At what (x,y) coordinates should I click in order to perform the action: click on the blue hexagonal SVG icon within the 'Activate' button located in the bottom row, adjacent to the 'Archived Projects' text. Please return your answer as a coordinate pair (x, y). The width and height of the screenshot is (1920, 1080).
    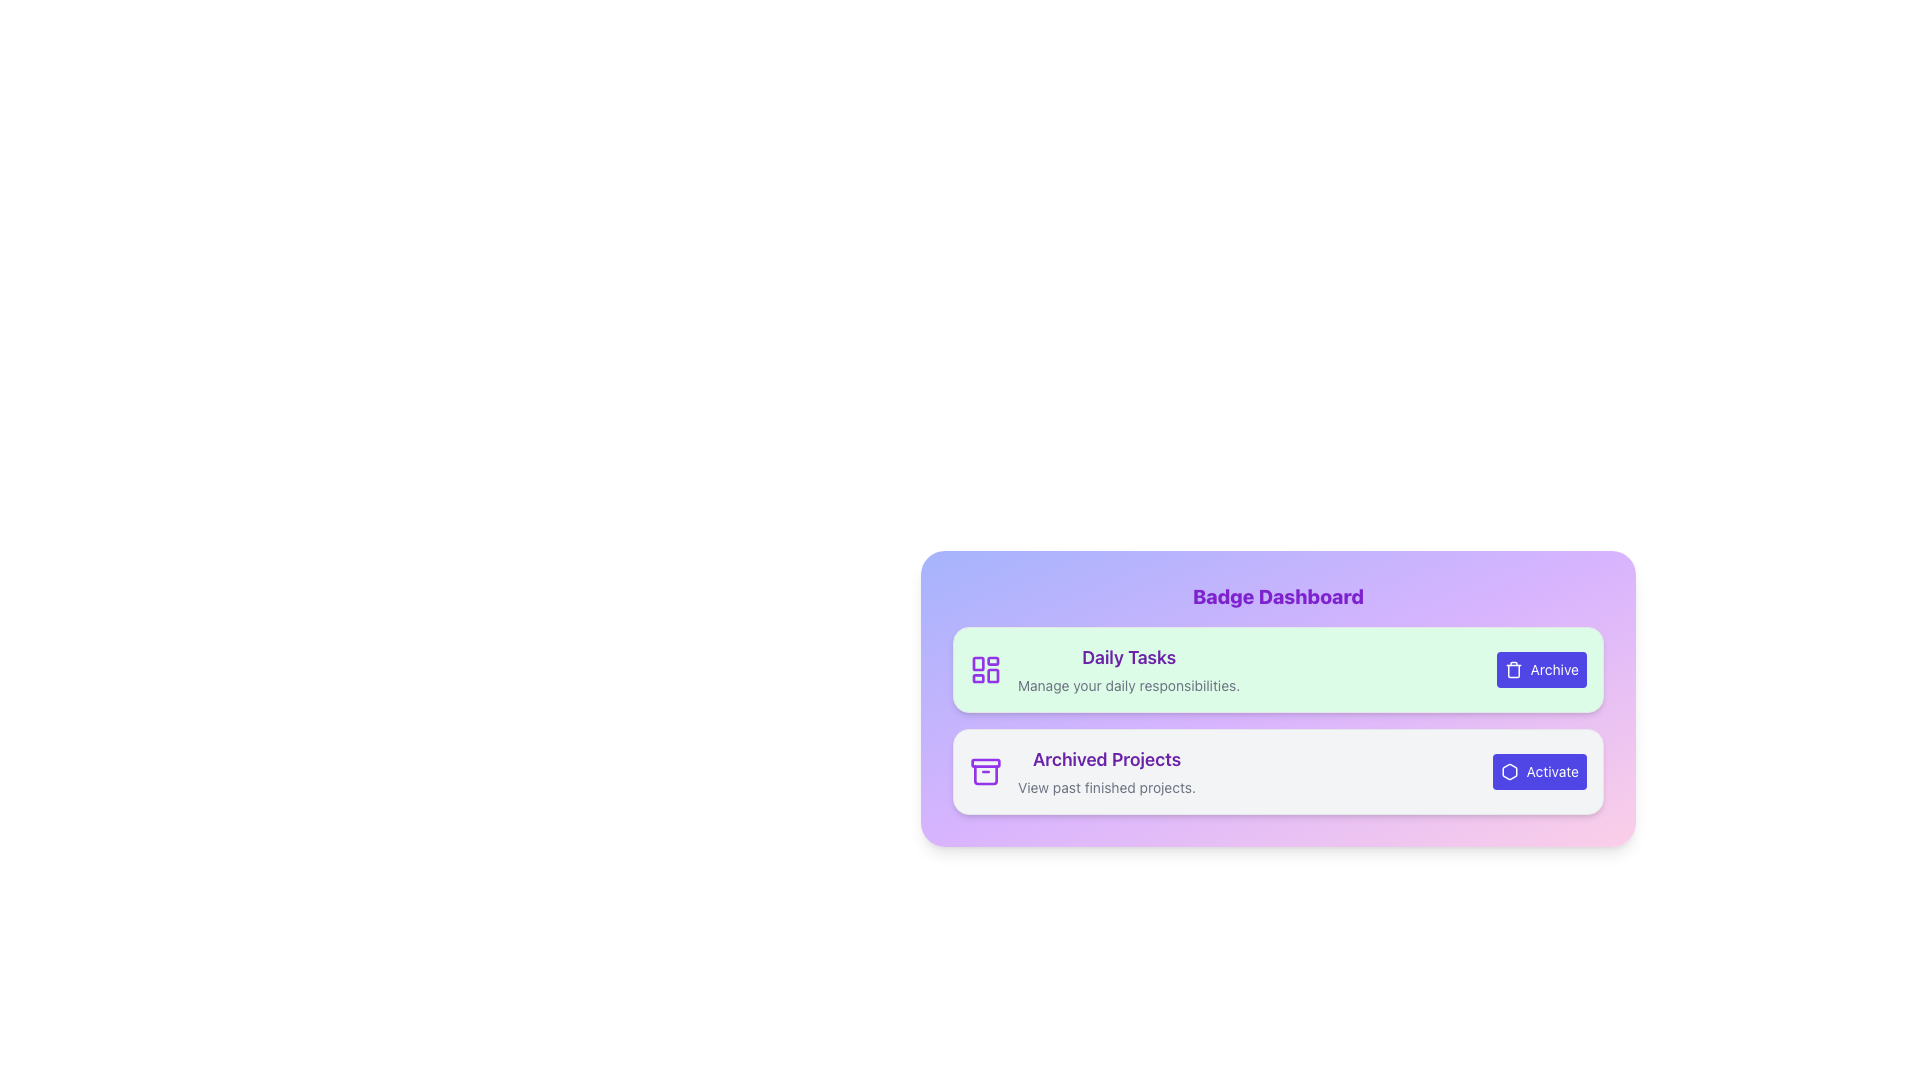
    Looking at the image, I should click on (1509, 770).